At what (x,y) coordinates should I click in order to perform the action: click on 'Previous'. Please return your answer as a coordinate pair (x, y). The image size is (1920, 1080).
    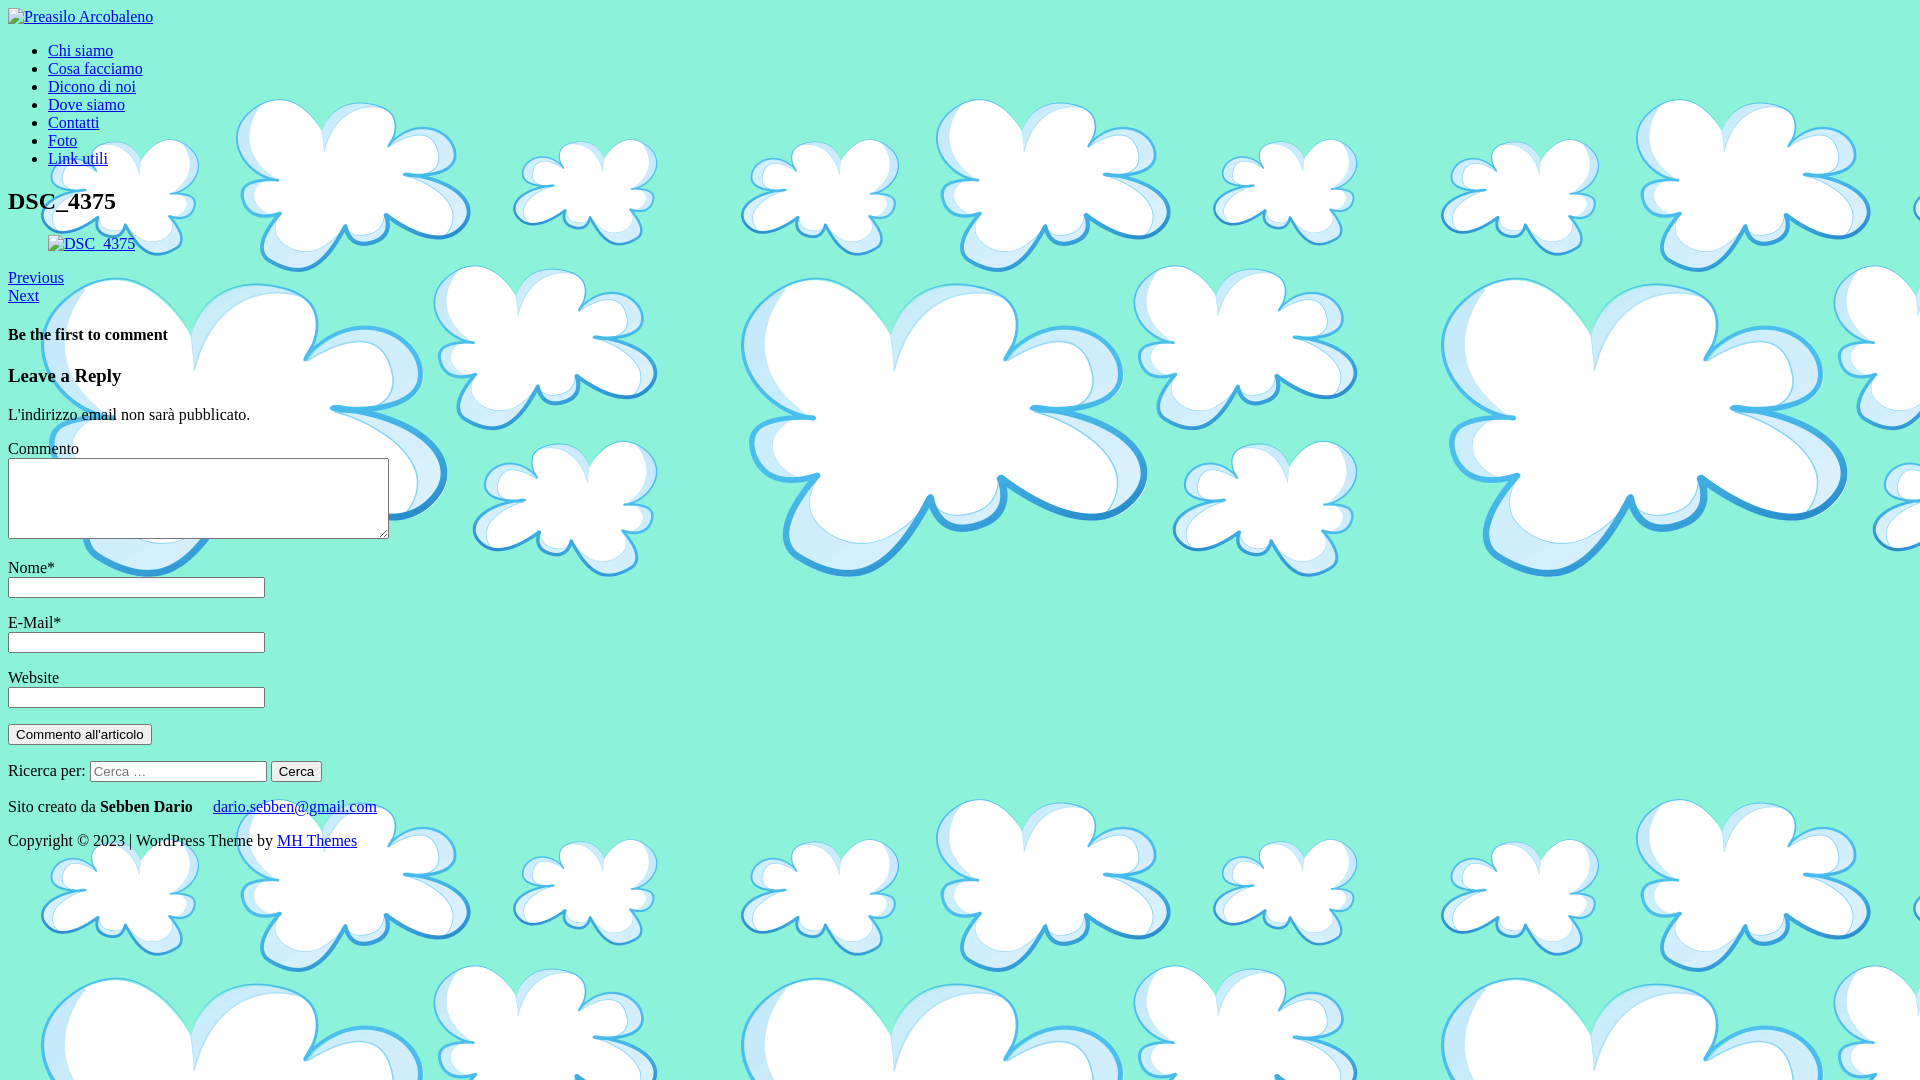
    Looking at the image, I should click on (35, 277).